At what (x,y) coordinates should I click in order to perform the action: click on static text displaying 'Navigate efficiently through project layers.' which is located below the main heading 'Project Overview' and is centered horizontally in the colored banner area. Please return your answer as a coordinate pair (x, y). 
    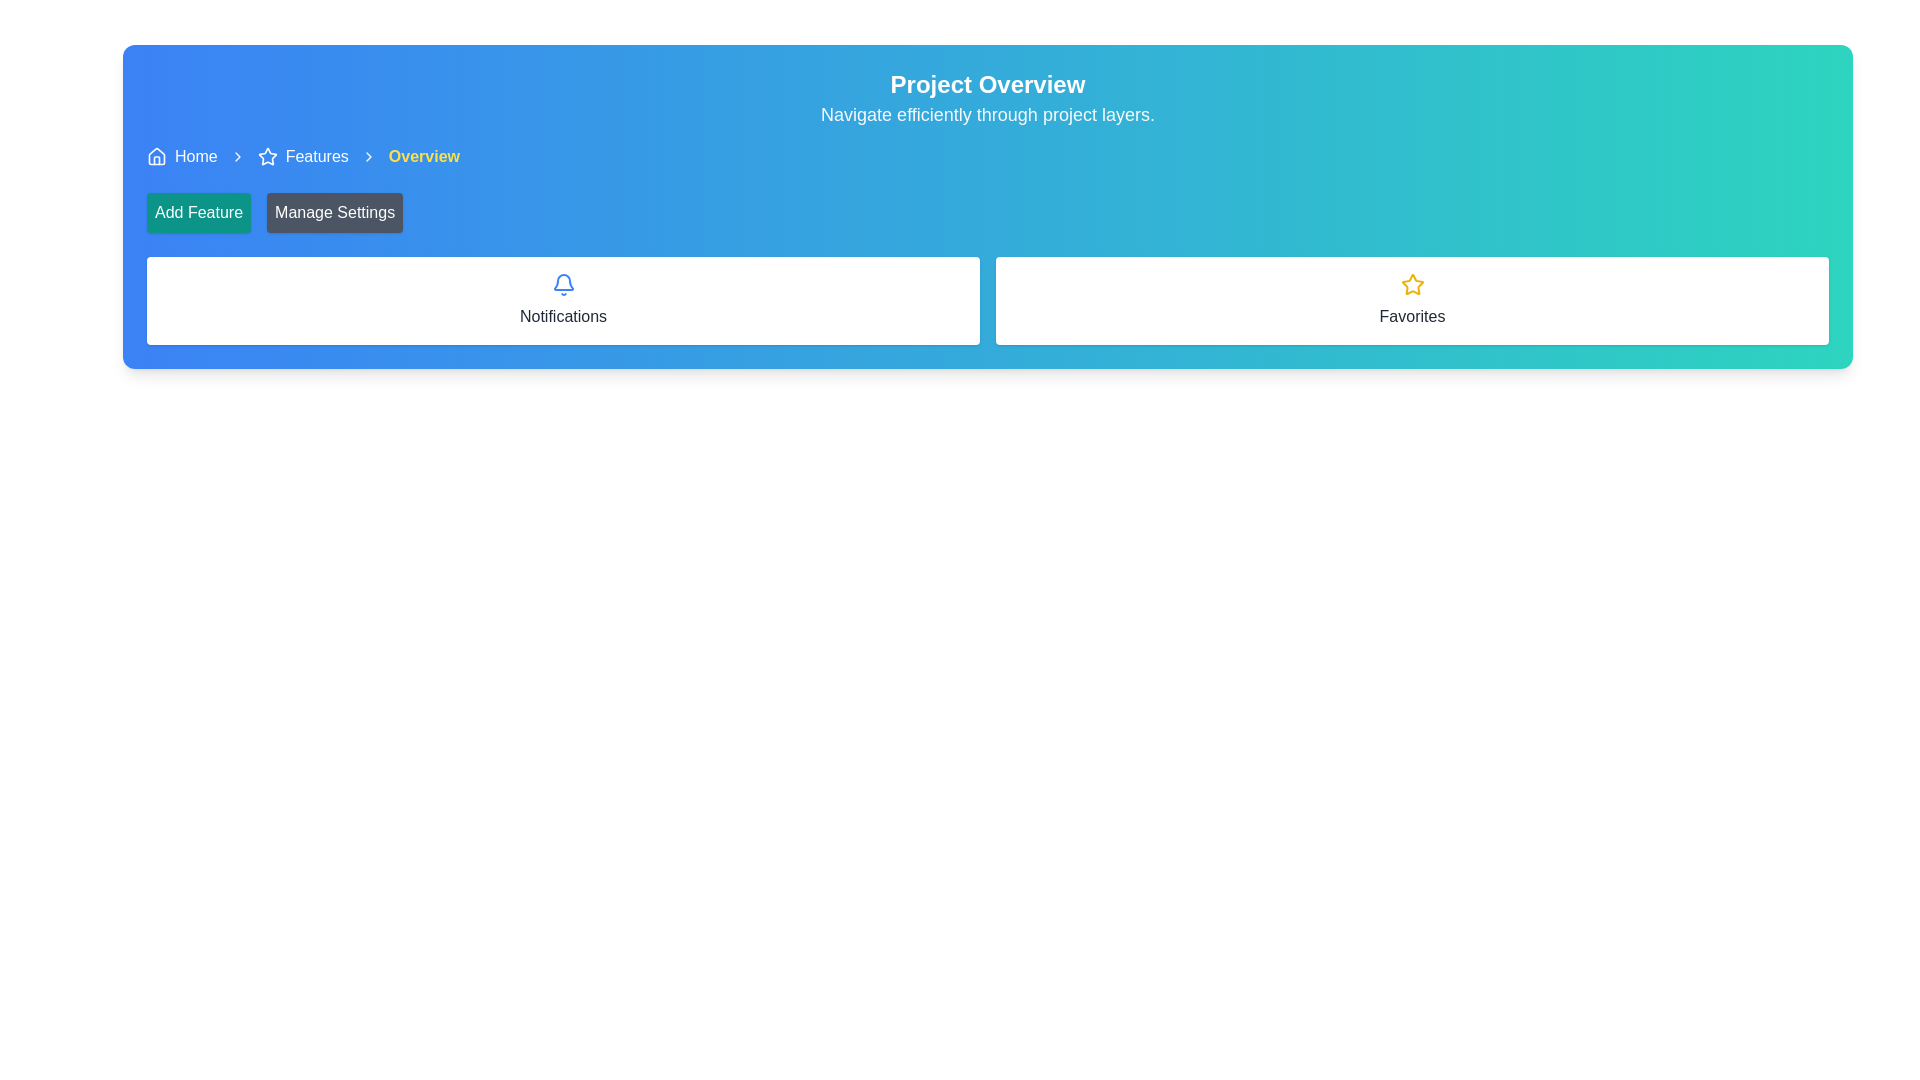
    Looking at the image, I should click on (988, 115).